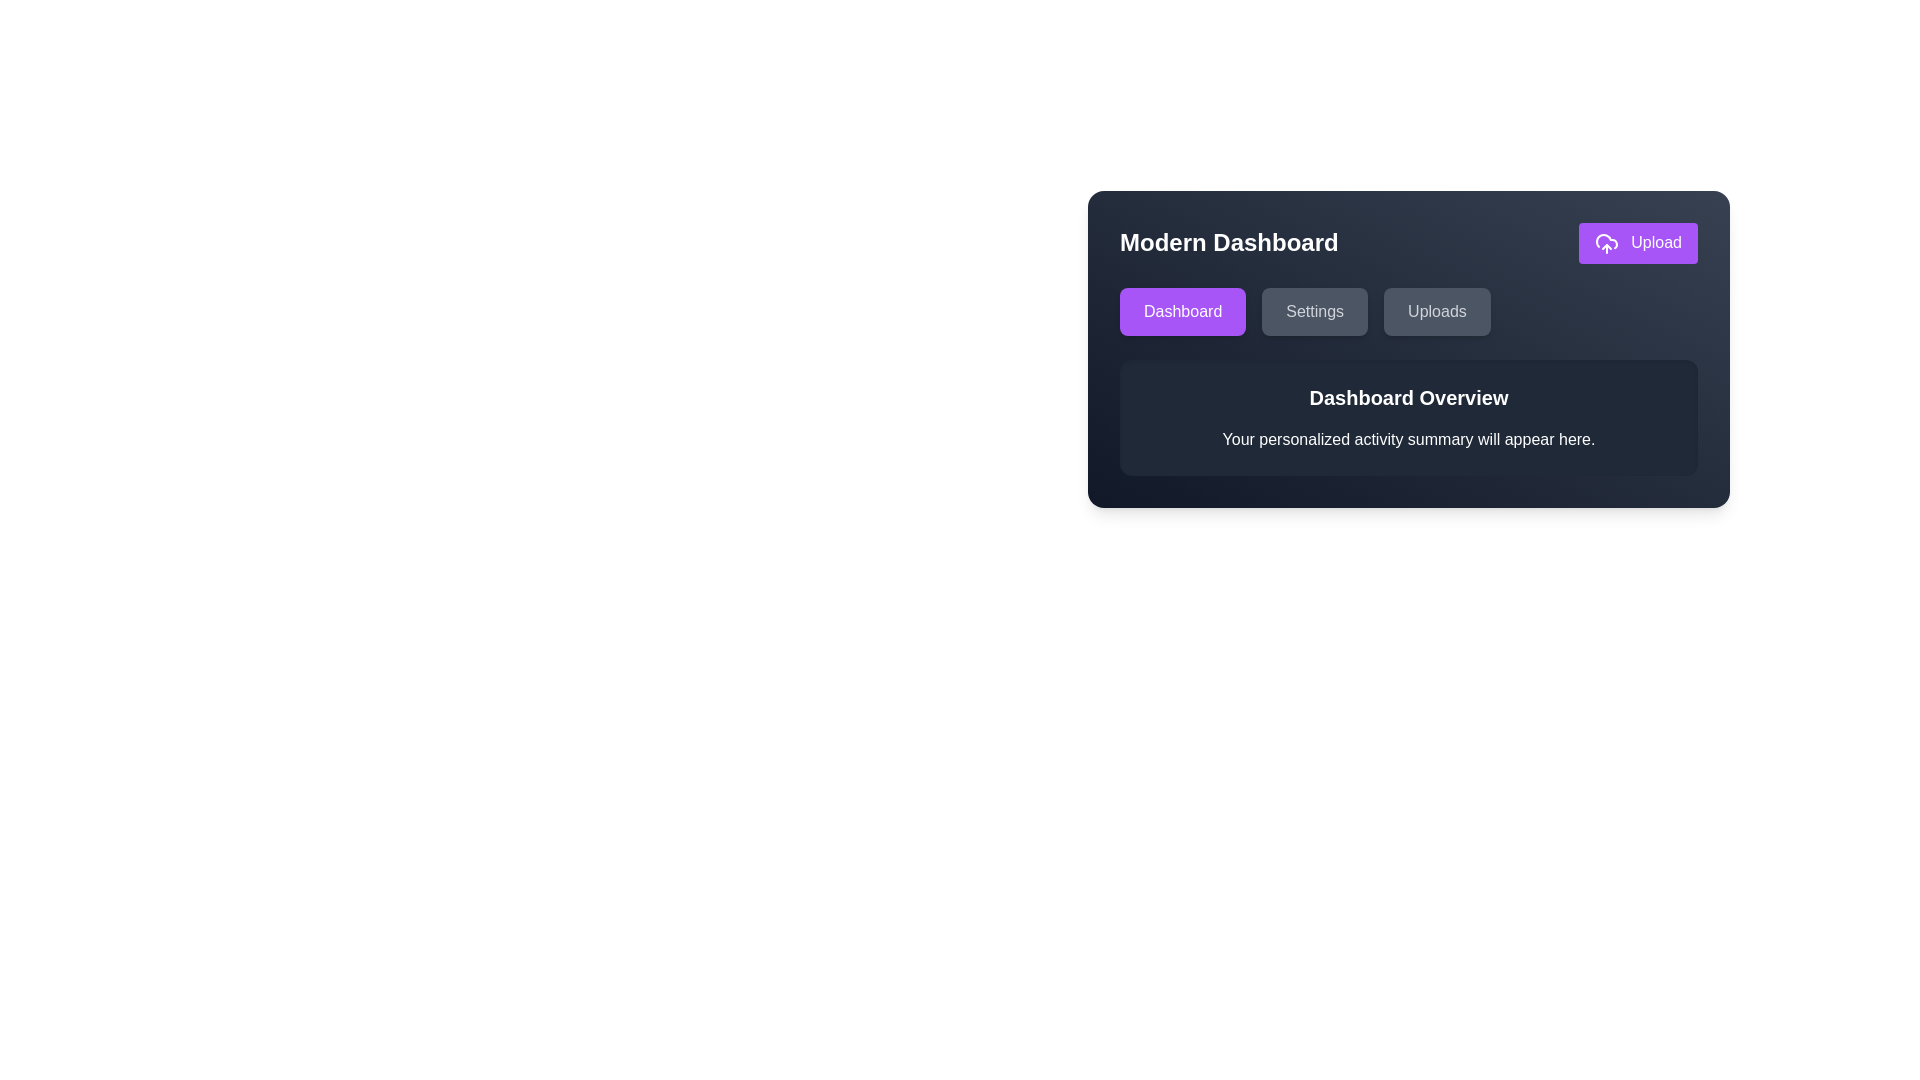 The height and width of the screenshot is (1080, 1920). I want to click on the 'Dashboard' button, which is the first button in a horizontal group of three, so click(1183, 311).